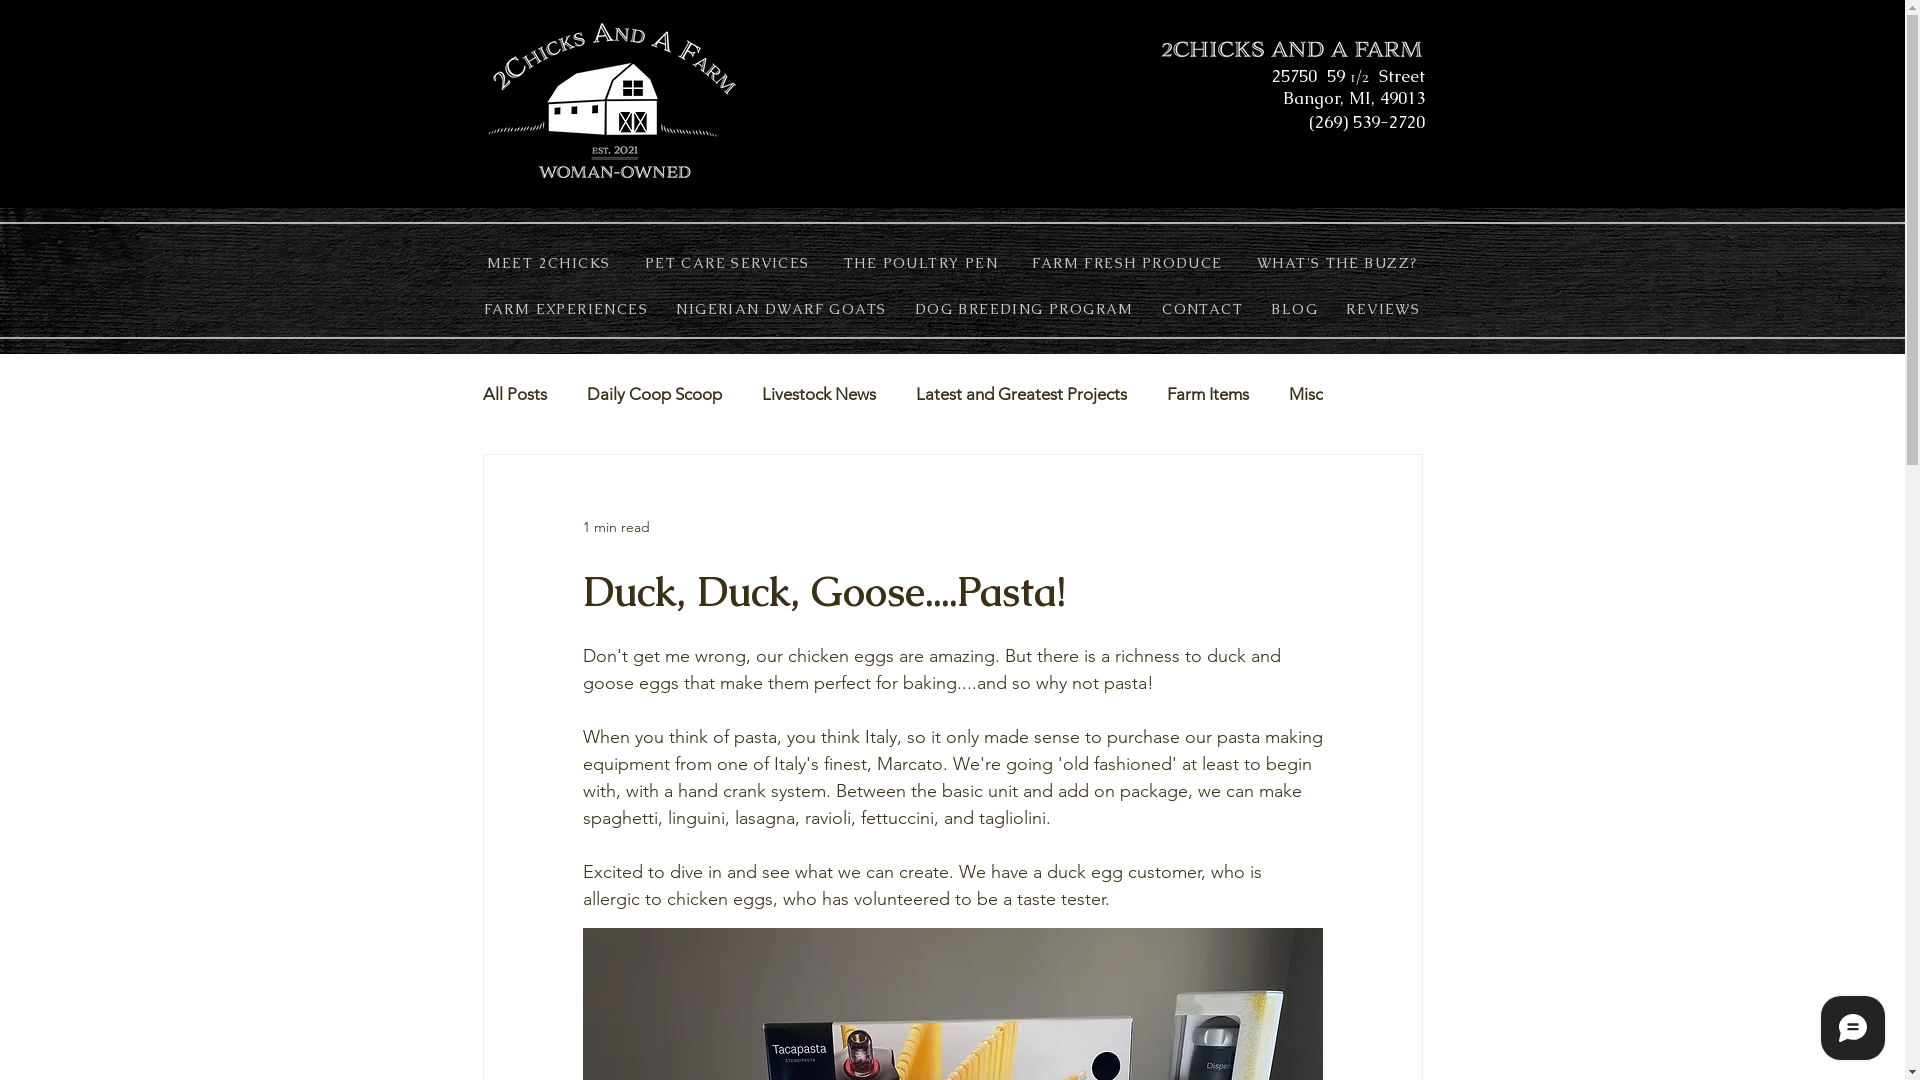  What do you see at coordinates (1294, 308) in the screenshot?
I see `'BLOG'` at bounding box center [1294, 308].